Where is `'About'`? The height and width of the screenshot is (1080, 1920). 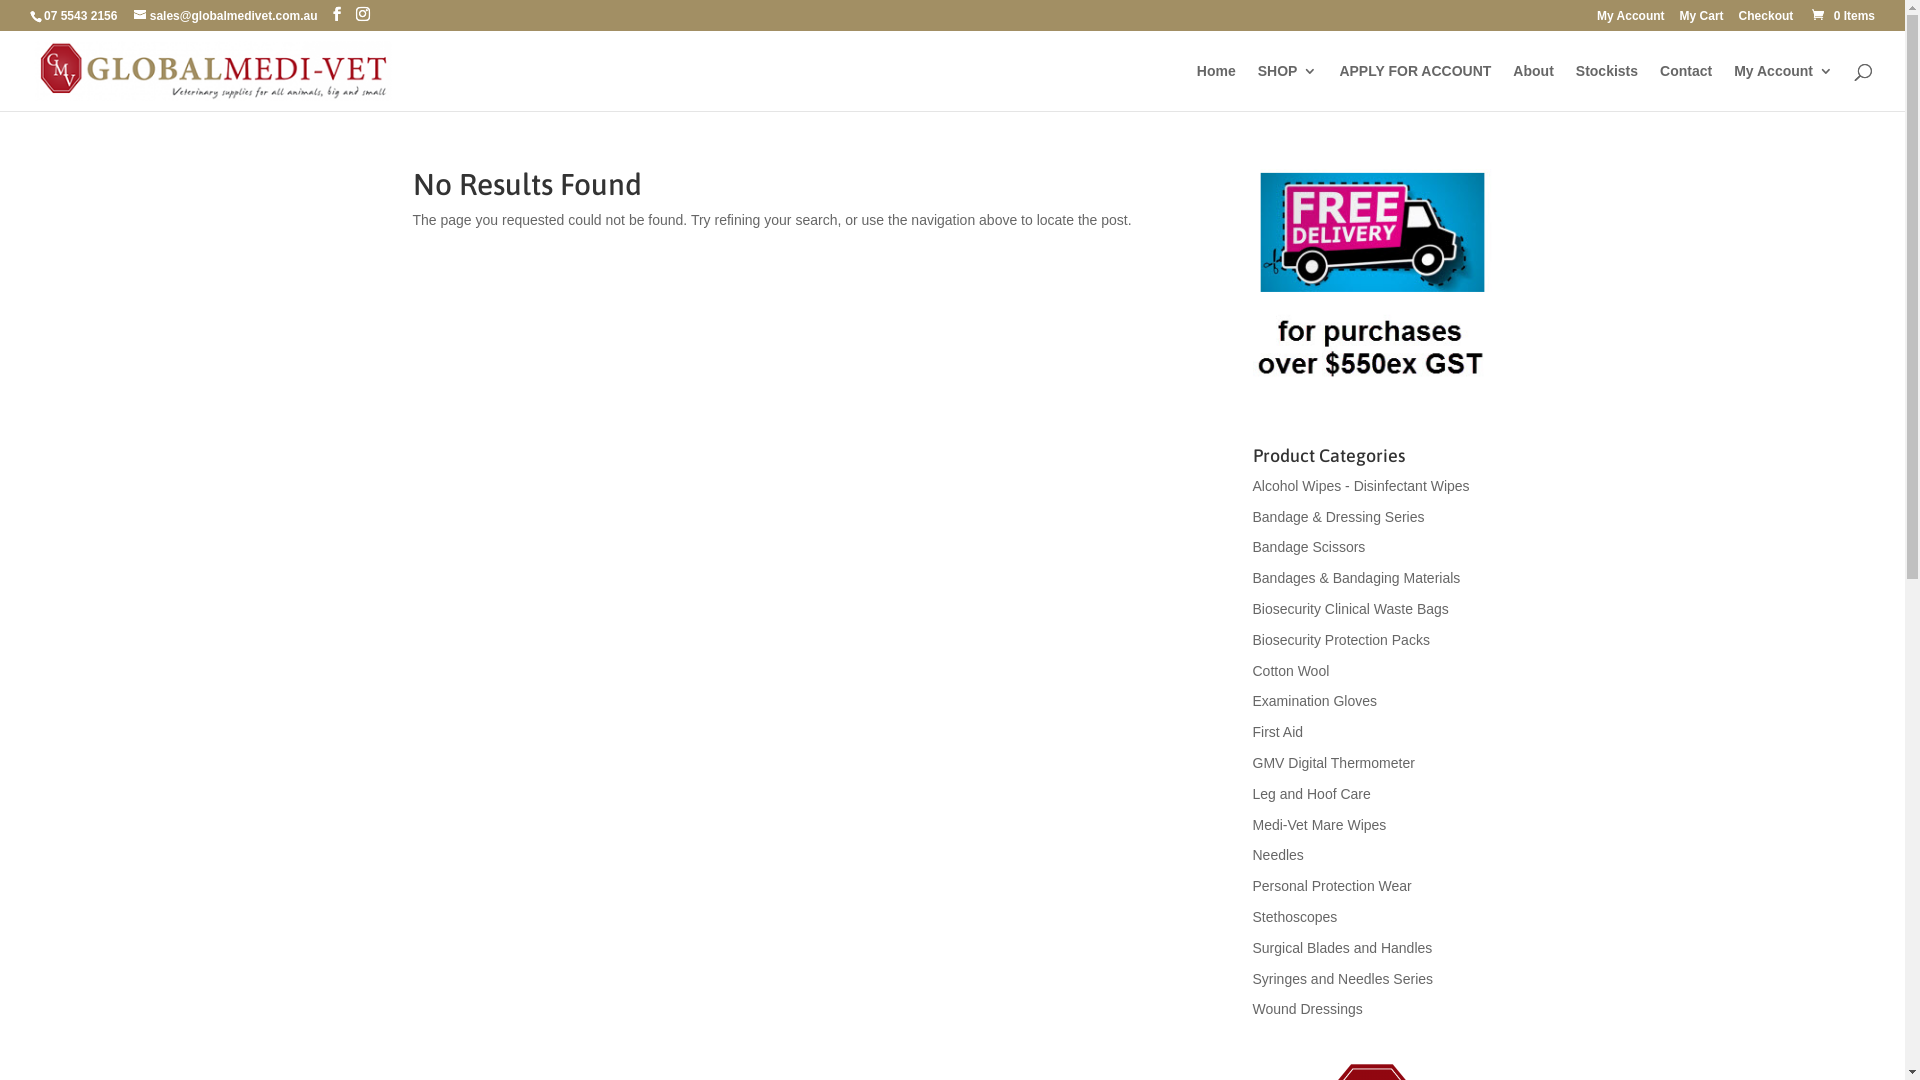 'About' is located at coordinates (1531, 86).